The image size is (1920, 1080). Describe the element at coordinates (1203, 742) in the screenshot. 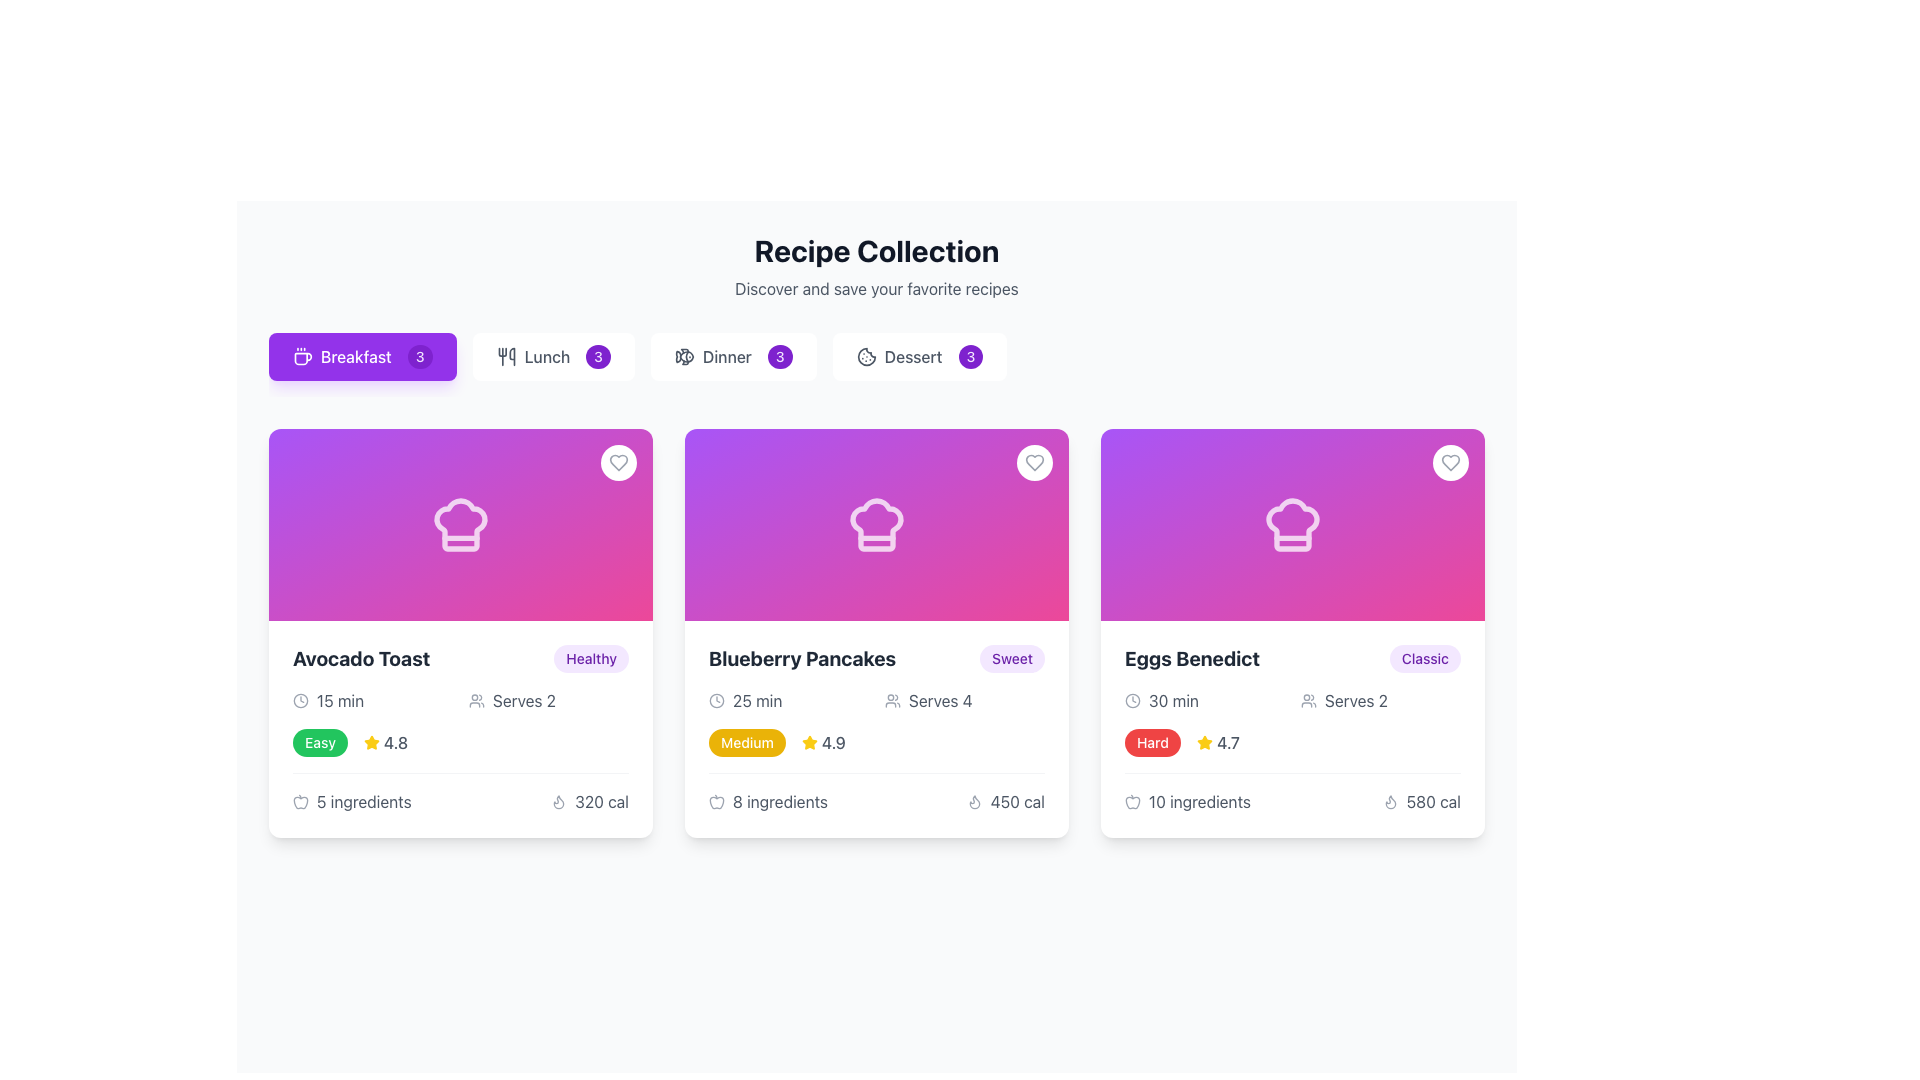

I see `the star-shaped SVG icon located in the rating section of the 'Eggs Benedict' recipe card for interaction` at that location.